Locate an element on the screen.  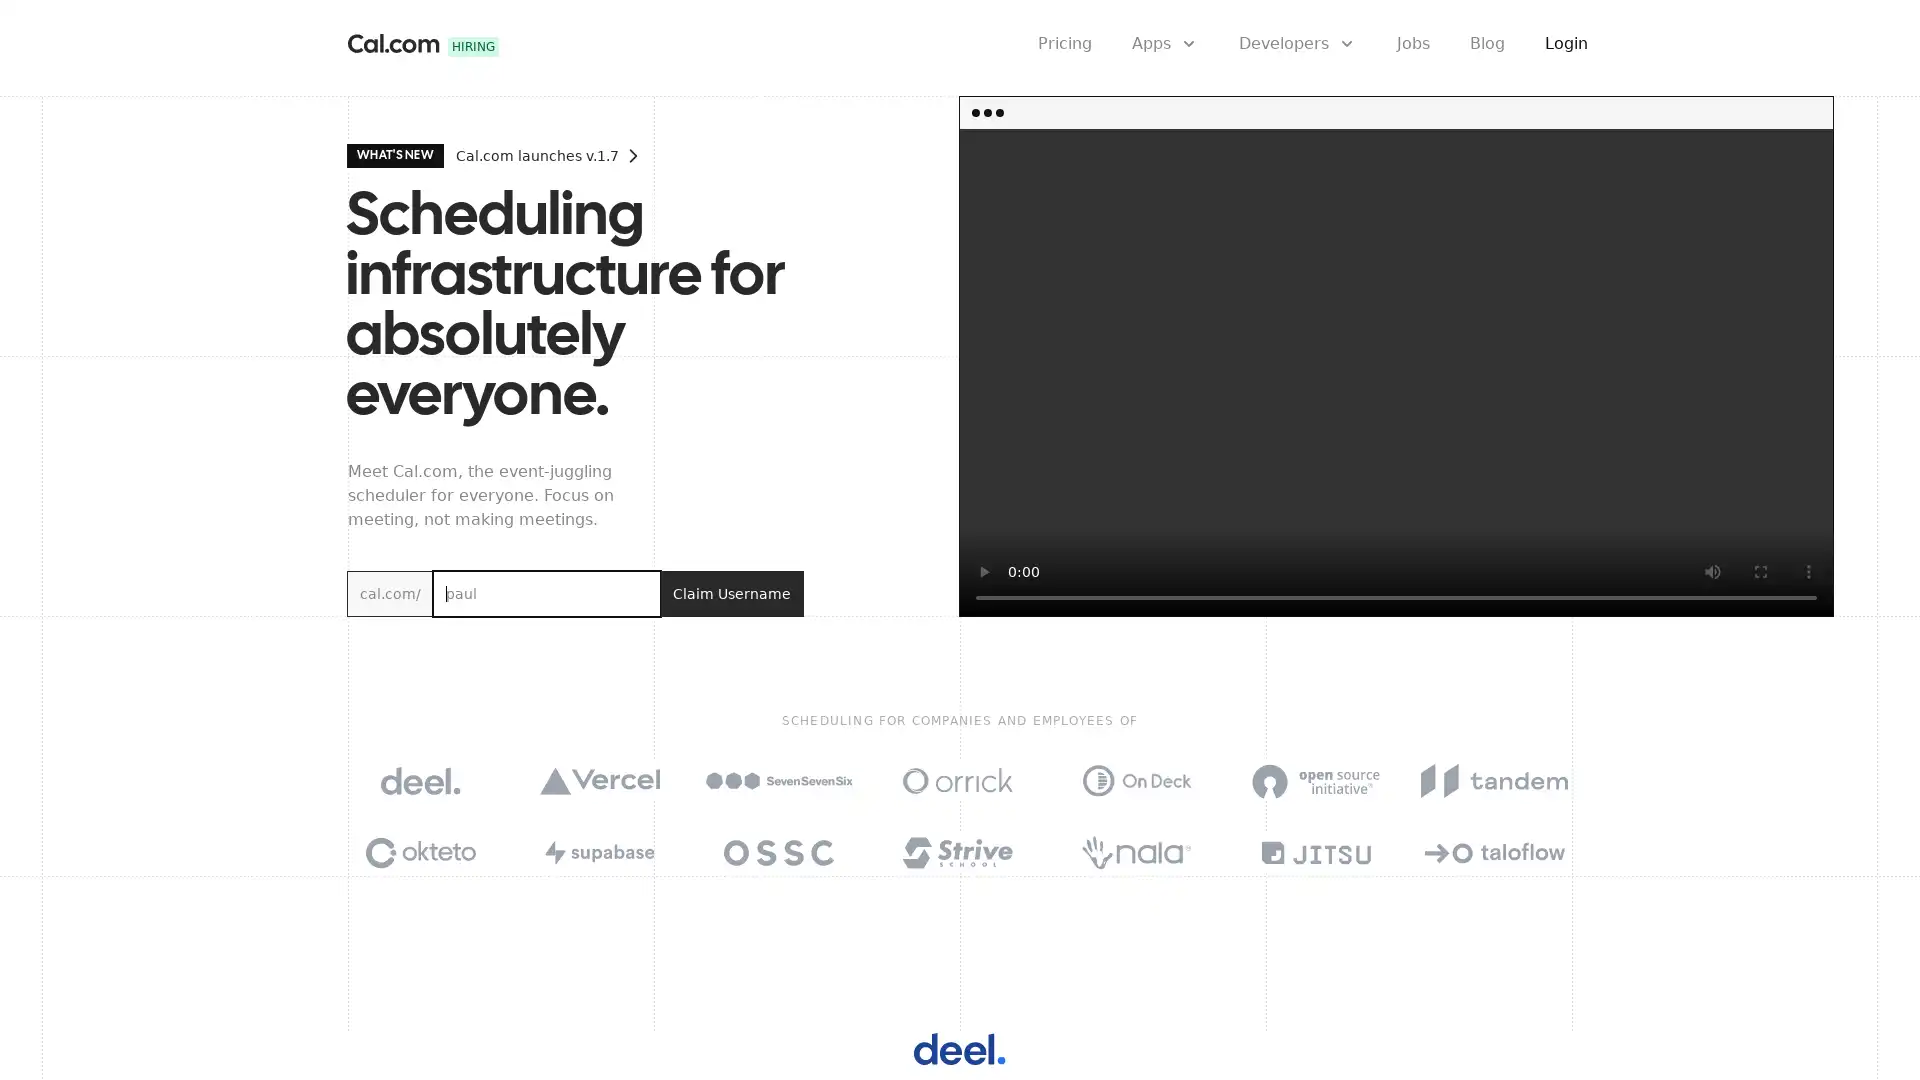
Claim Username is located at coordinates (731, 593).